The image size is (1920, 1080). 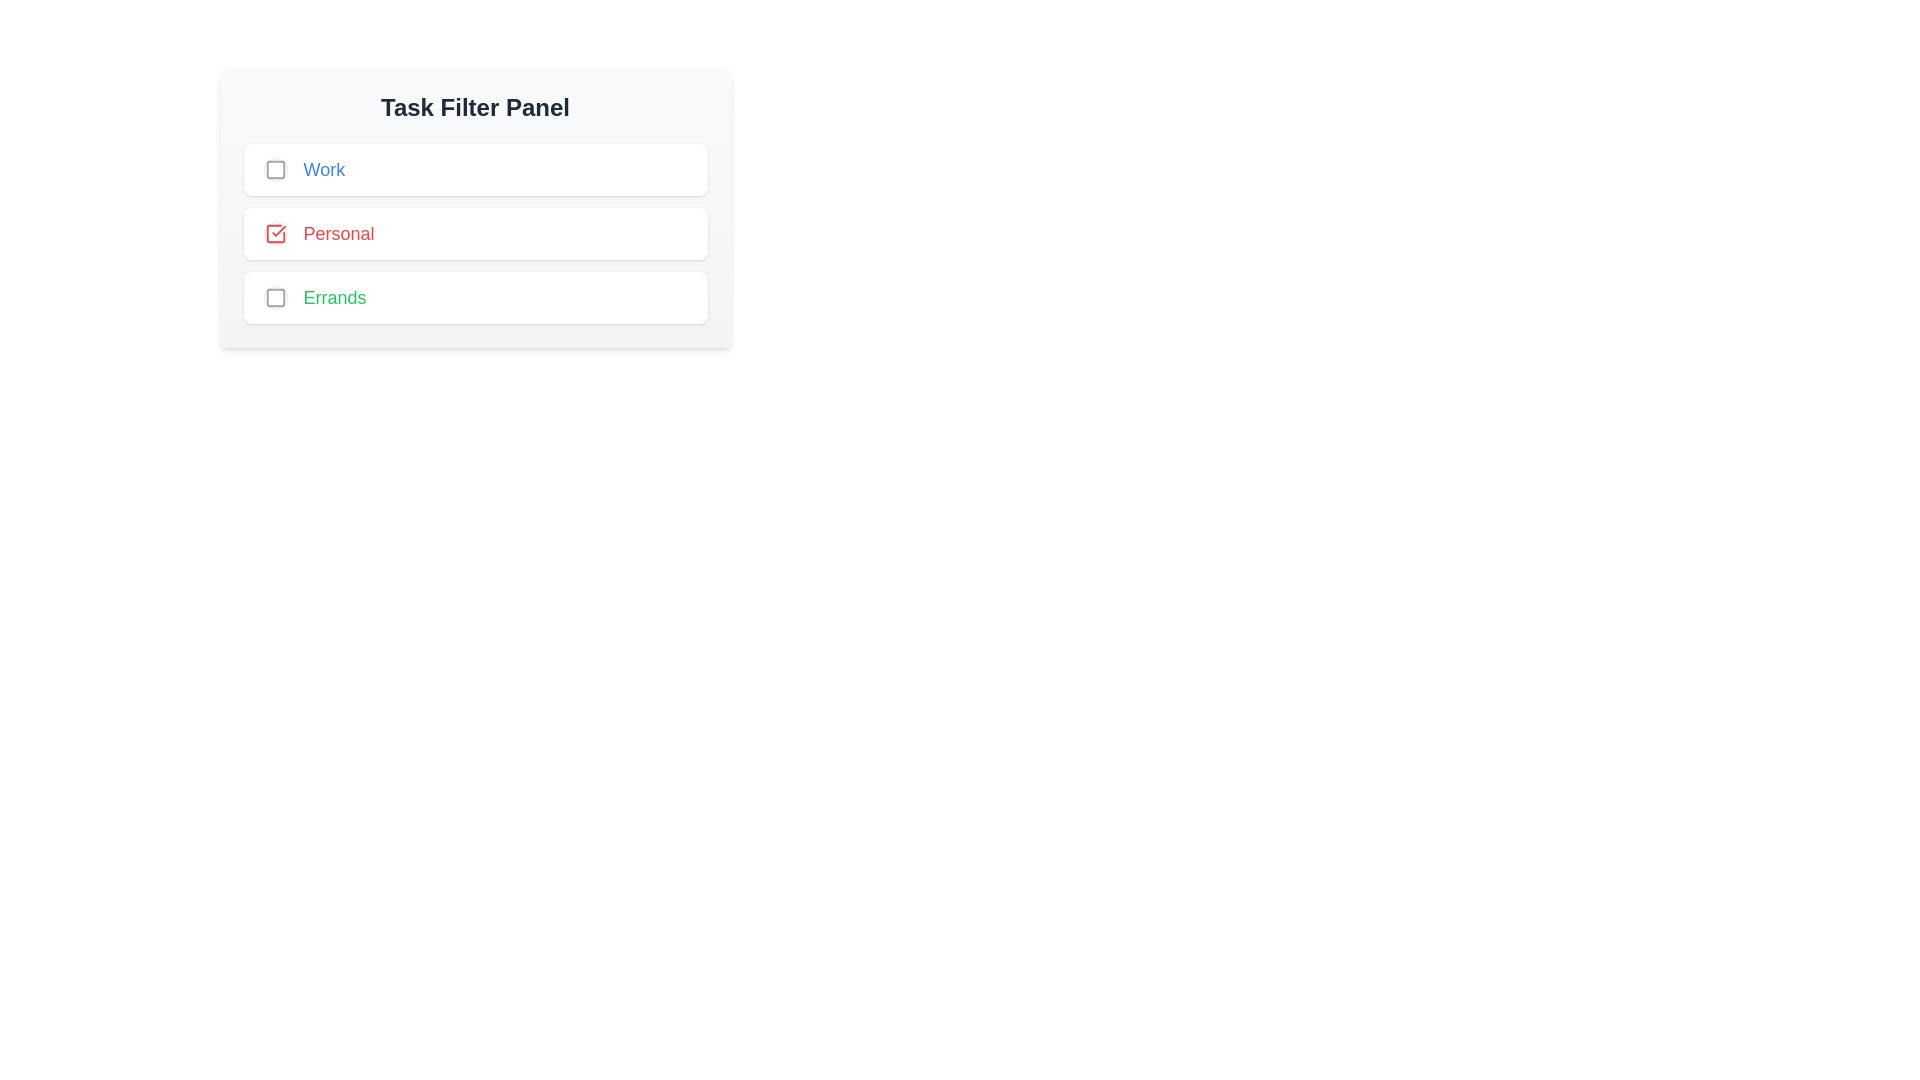 What do you see at coordinates (274, 168) in the screenshot?
I see `the inactive state indicator icon located in the first option ('Work') of the task filter panel` at bounding box center [274, 168].